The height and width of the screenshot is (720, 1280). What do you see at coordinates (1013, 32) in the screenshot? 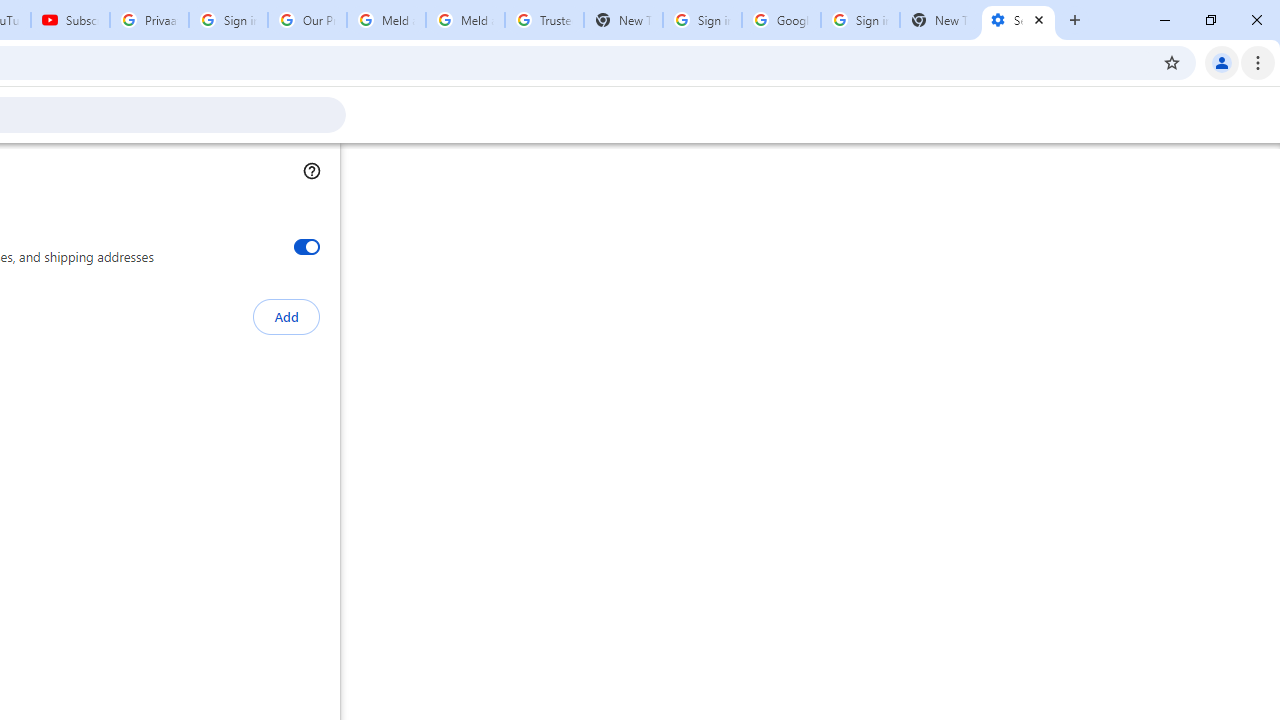
I see `'Sign in'` at bounding box center [1013, 32].